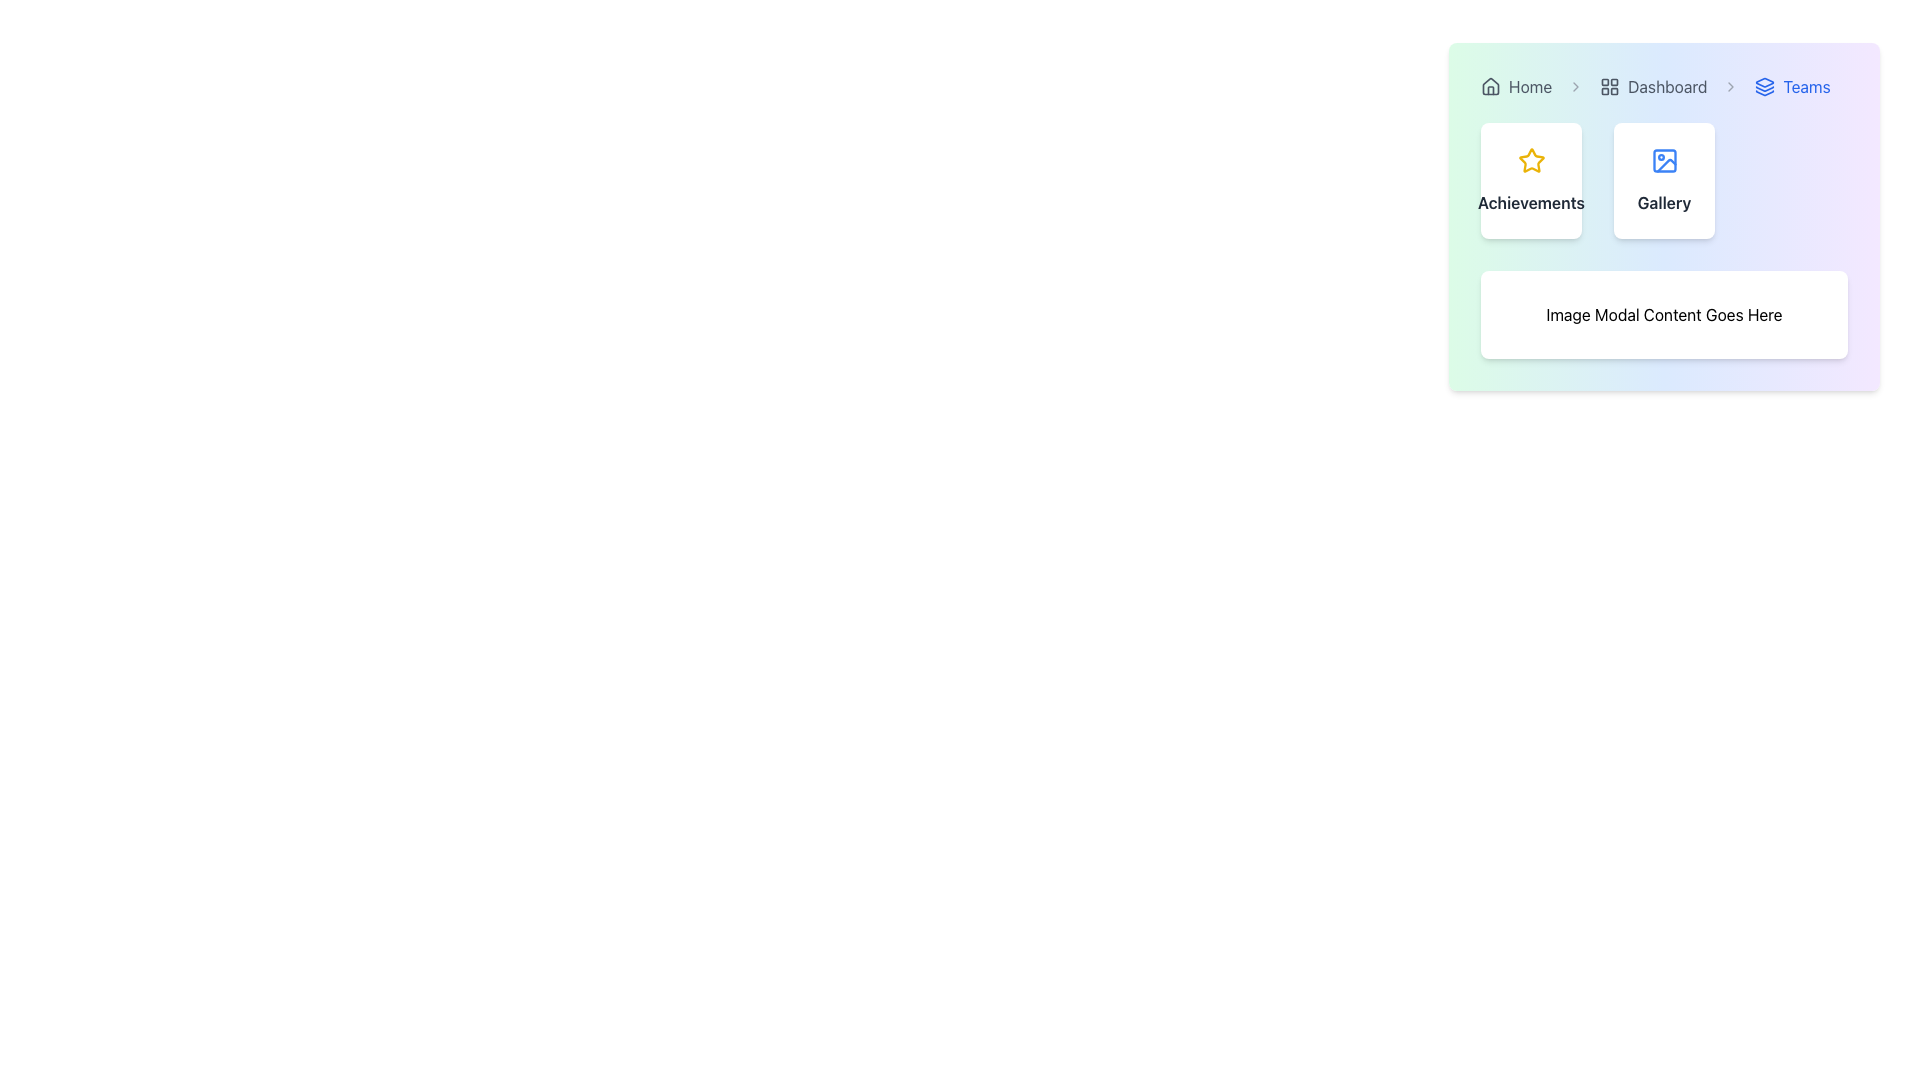 The height and width of the screenshot is (1080, 1920). What do you see at coordinates (1609, 86) in the screenshot?
I see `the grid layout icon located in the top navigation bar, adjacent to the 'Dashboard' text` at bounding box center [1609, 86].